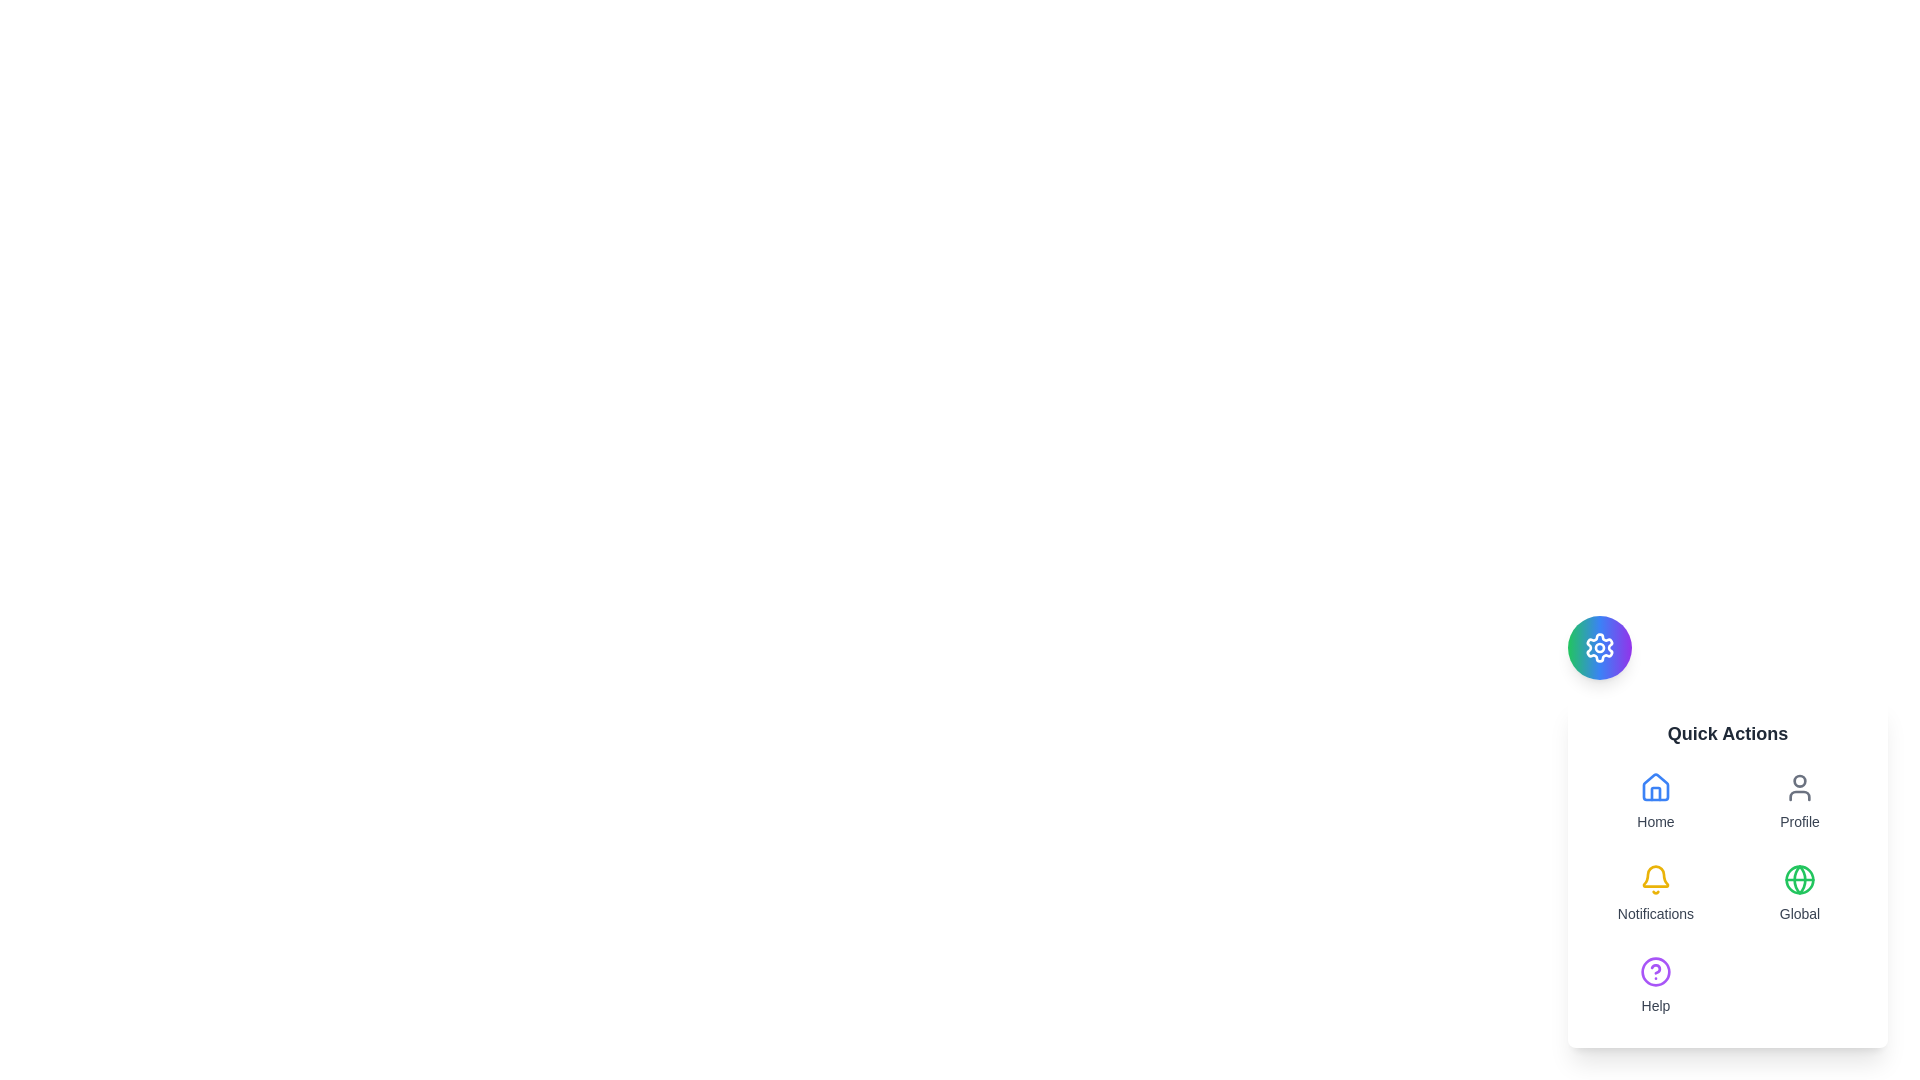  Describe the element at coordinates (1656, 914) in the screenshot. I see `the 'Notifications' static text label, which is styled in a small gray font and located beneath a yellow notification bell icon in the quick access menu` at that location.